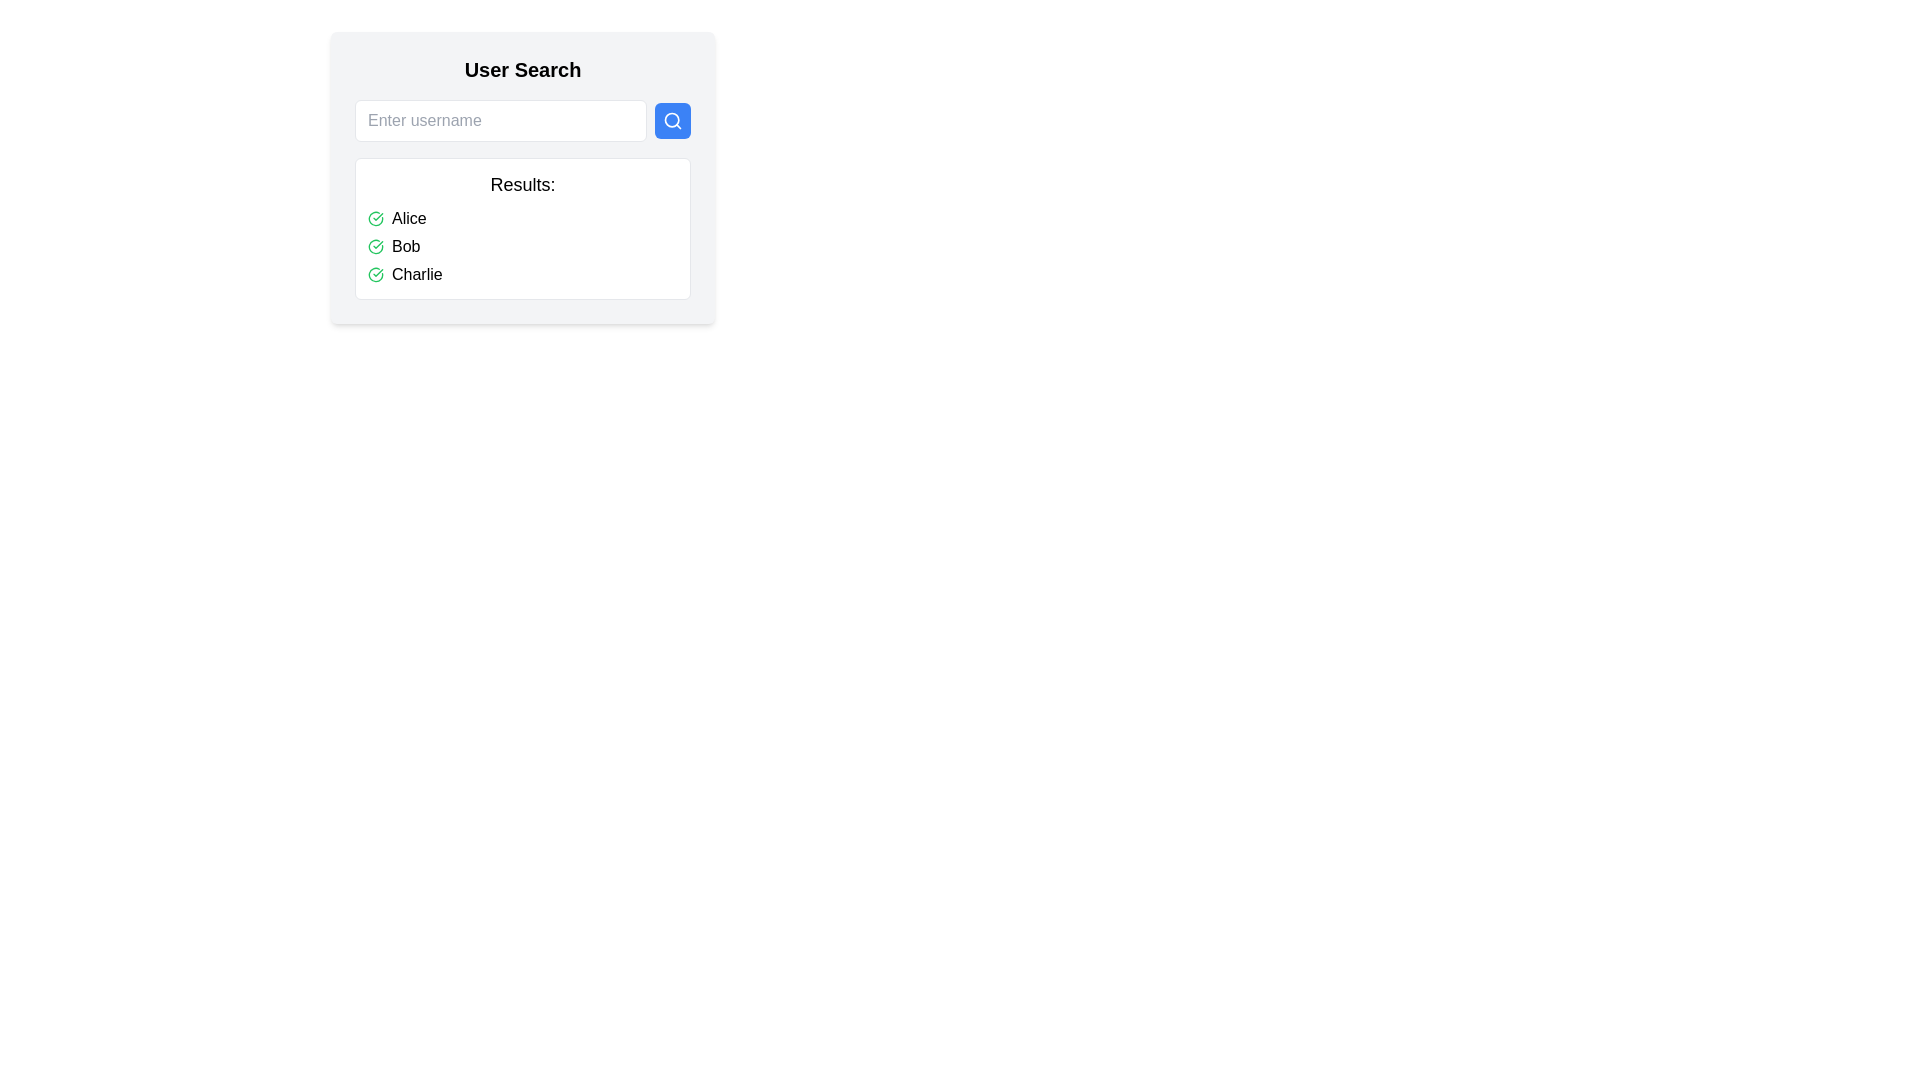 This screenshot has height=1080, width=1920. What do you see at coordinates (416, 274) in the screenshot?
I see `the text label displaying the name 'Charlie' in the 'Results:' section` at bounding box center [416, 274].